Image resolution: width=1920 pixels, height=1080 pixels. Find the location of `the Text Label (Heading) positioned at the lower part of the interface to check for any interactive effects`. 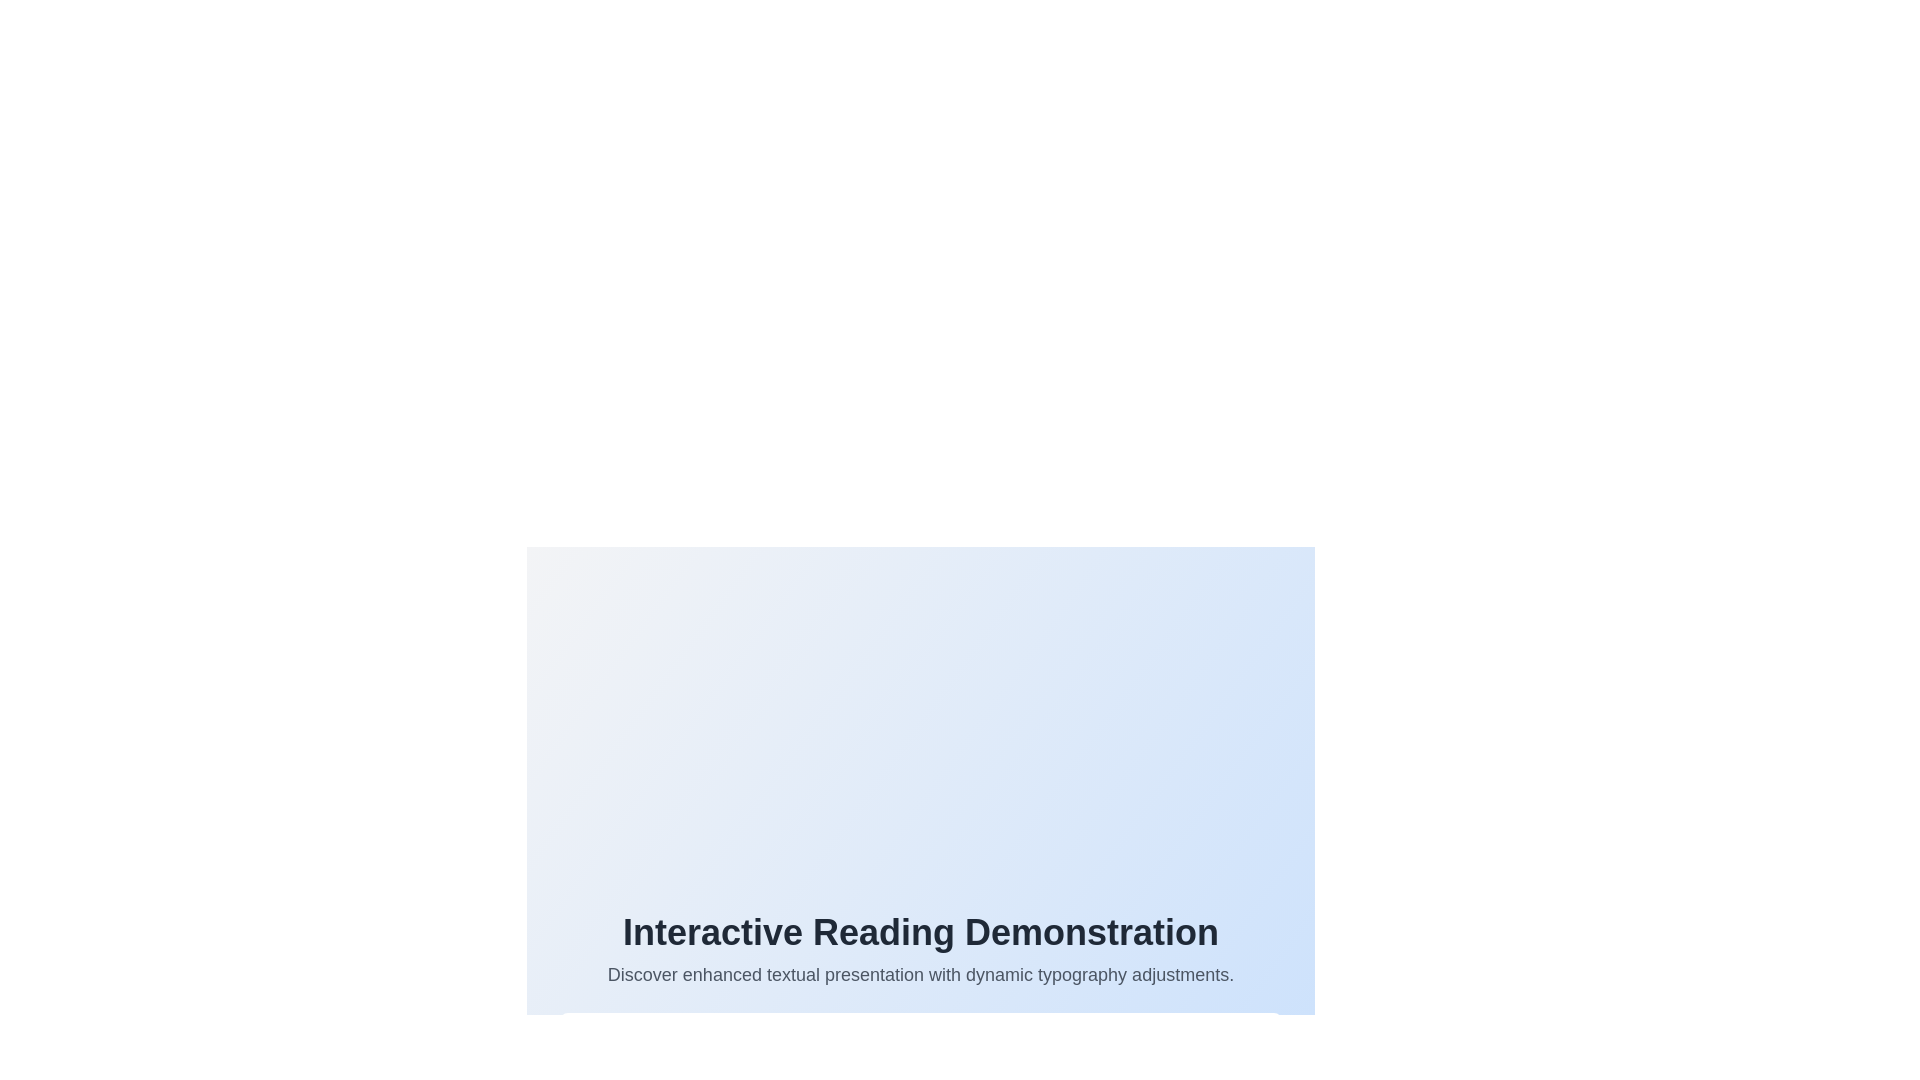

the Text Label (Heading) positioned at the lower part of the interface to check for any interactive effects is located at coordinates (920, 933).